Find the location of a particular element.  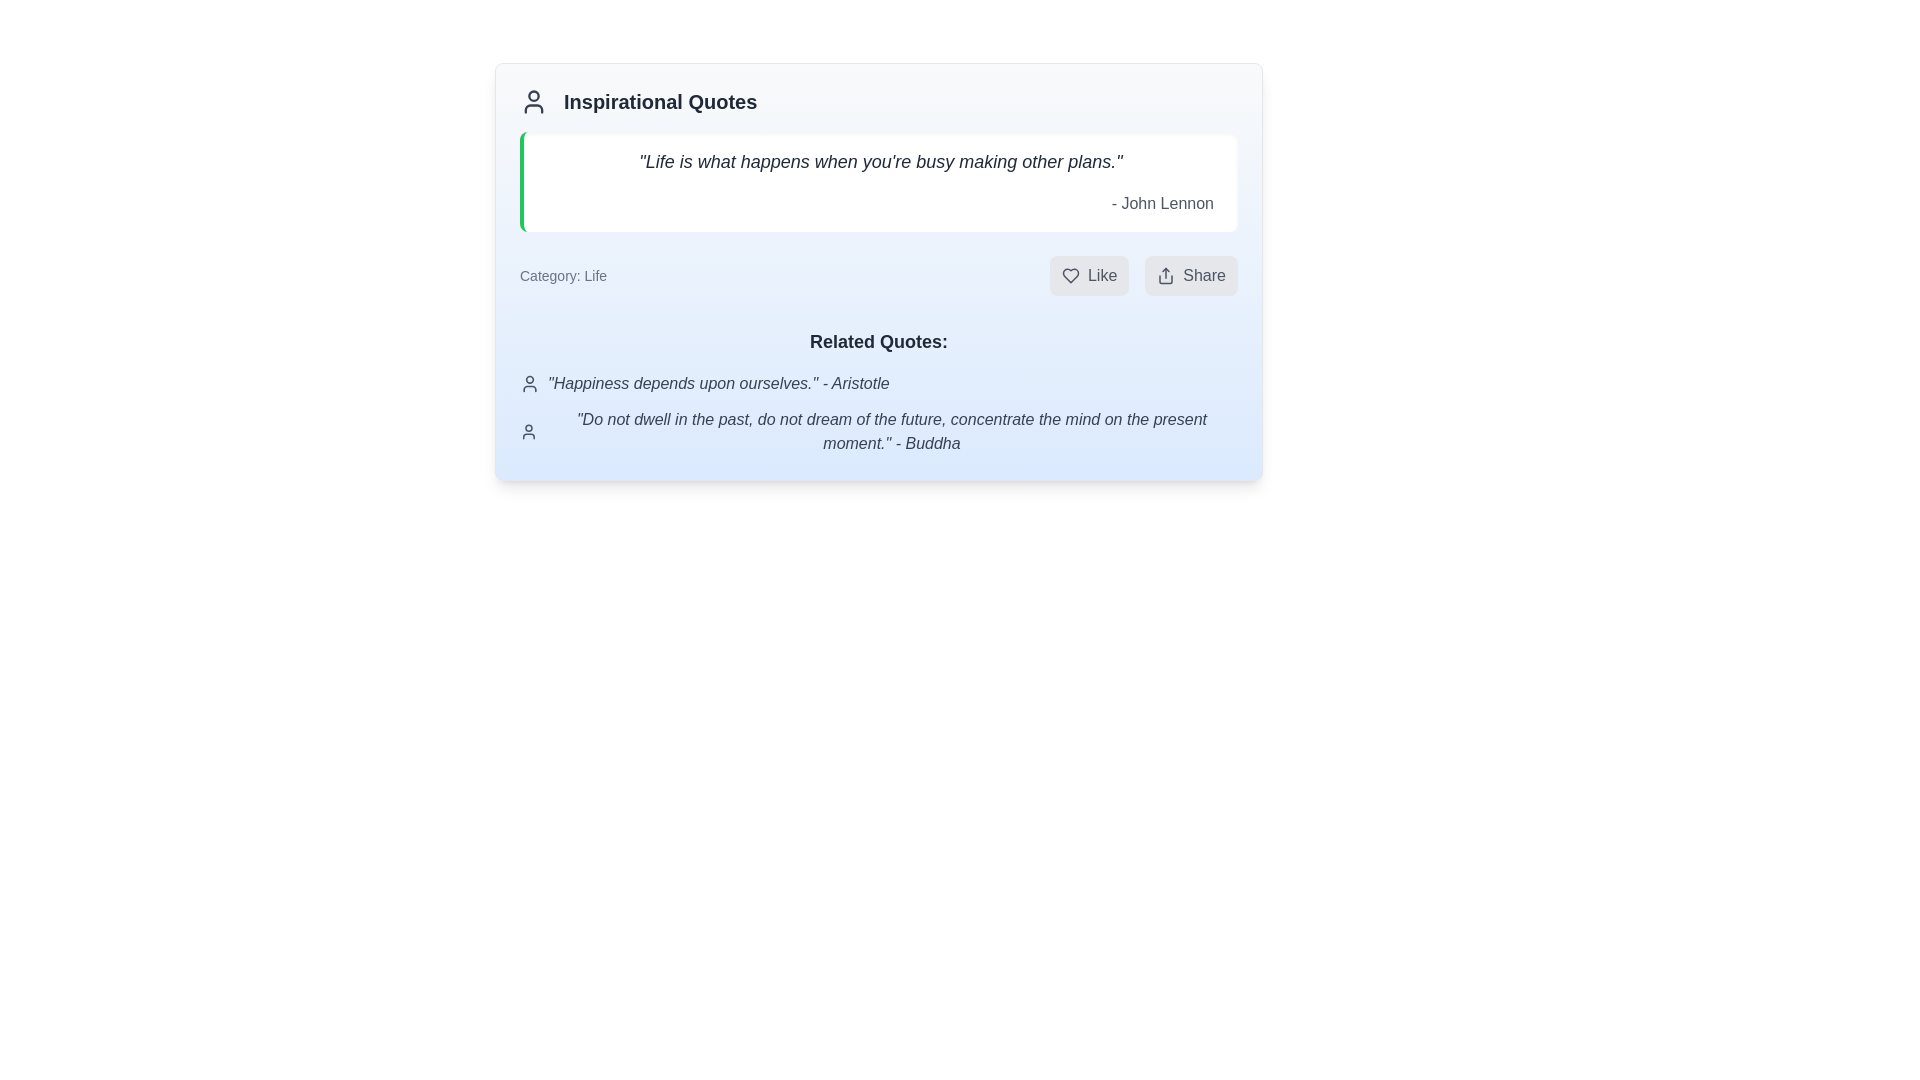

the decorative or informational icon positioned to the left of the quote text in the bottom section of the inspirational quotes card is located at coordinates (528, 431).